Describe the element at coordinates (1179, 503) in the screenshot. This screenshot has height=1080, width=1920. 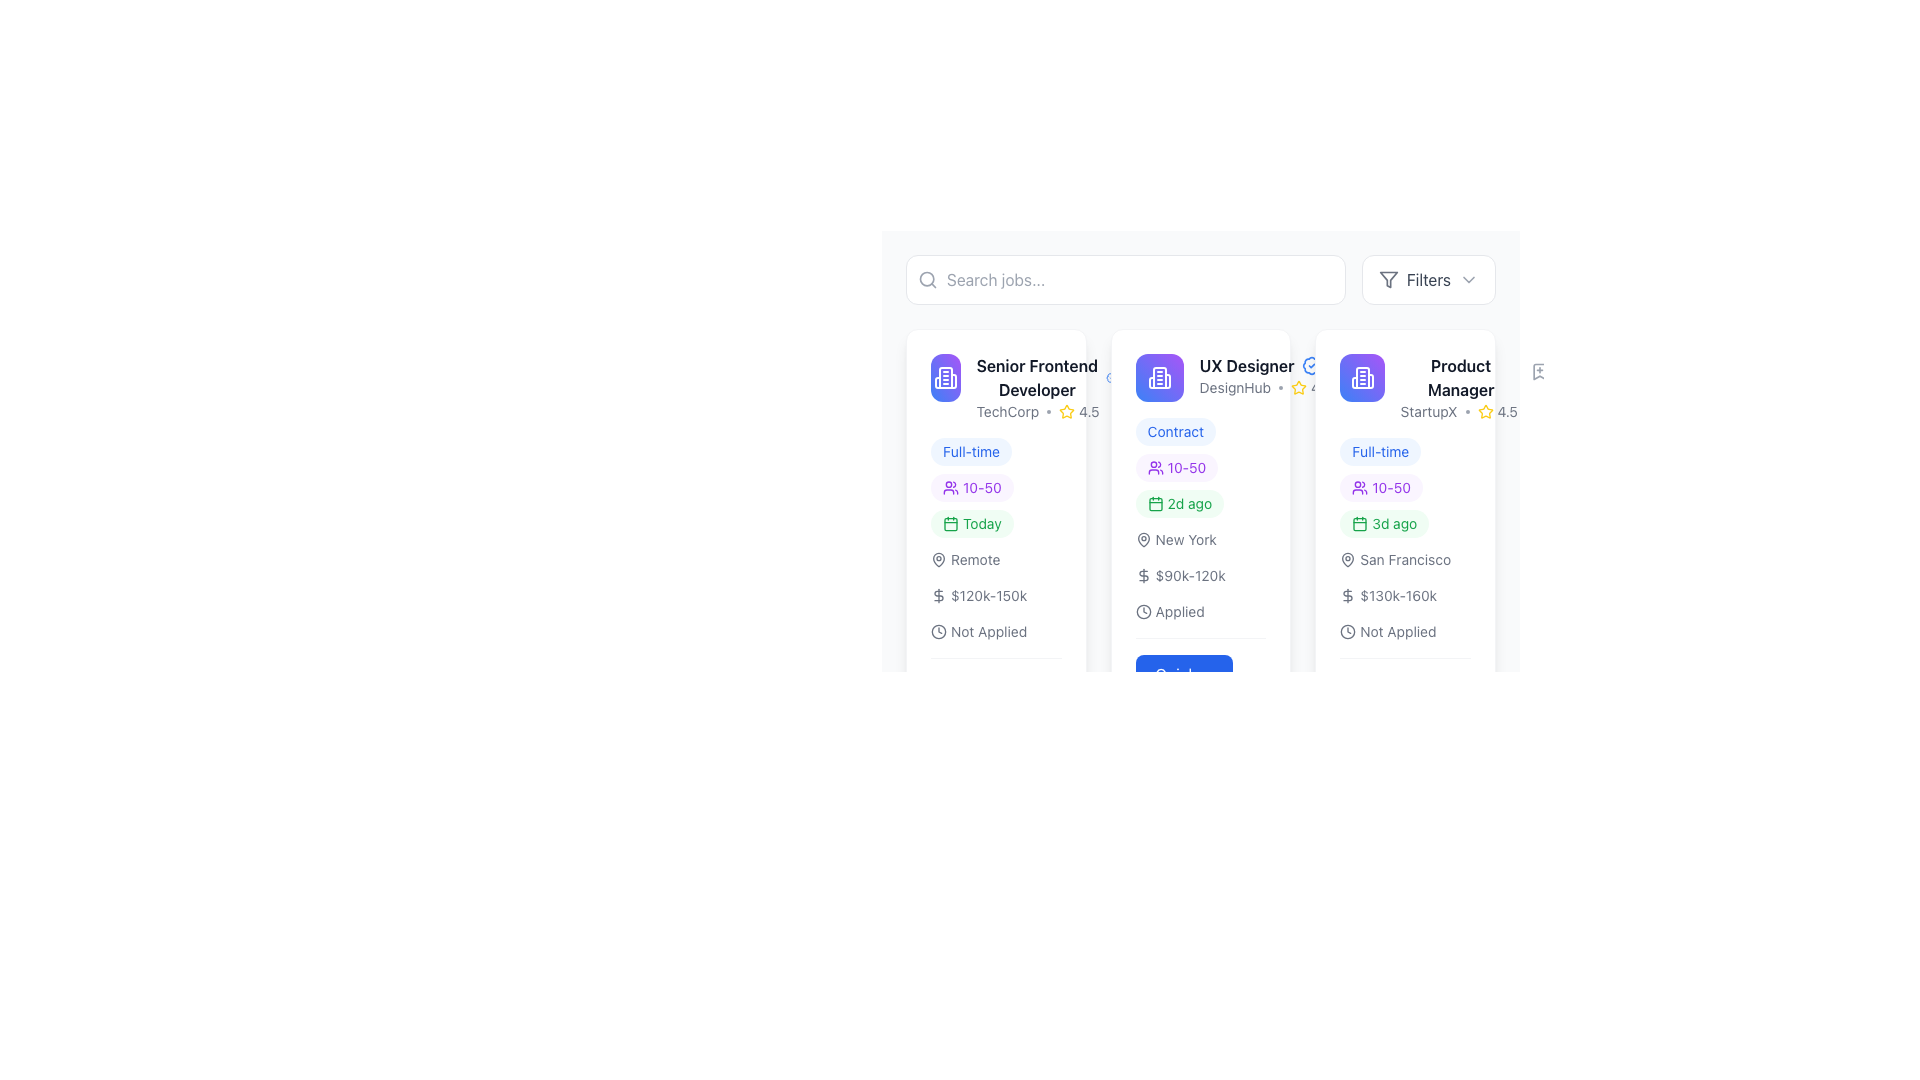
I see `the displayed timestamp indicator badge for the job posting titled 'UX Designer' which shows that the job was created or updated 2 days ago` at that location.